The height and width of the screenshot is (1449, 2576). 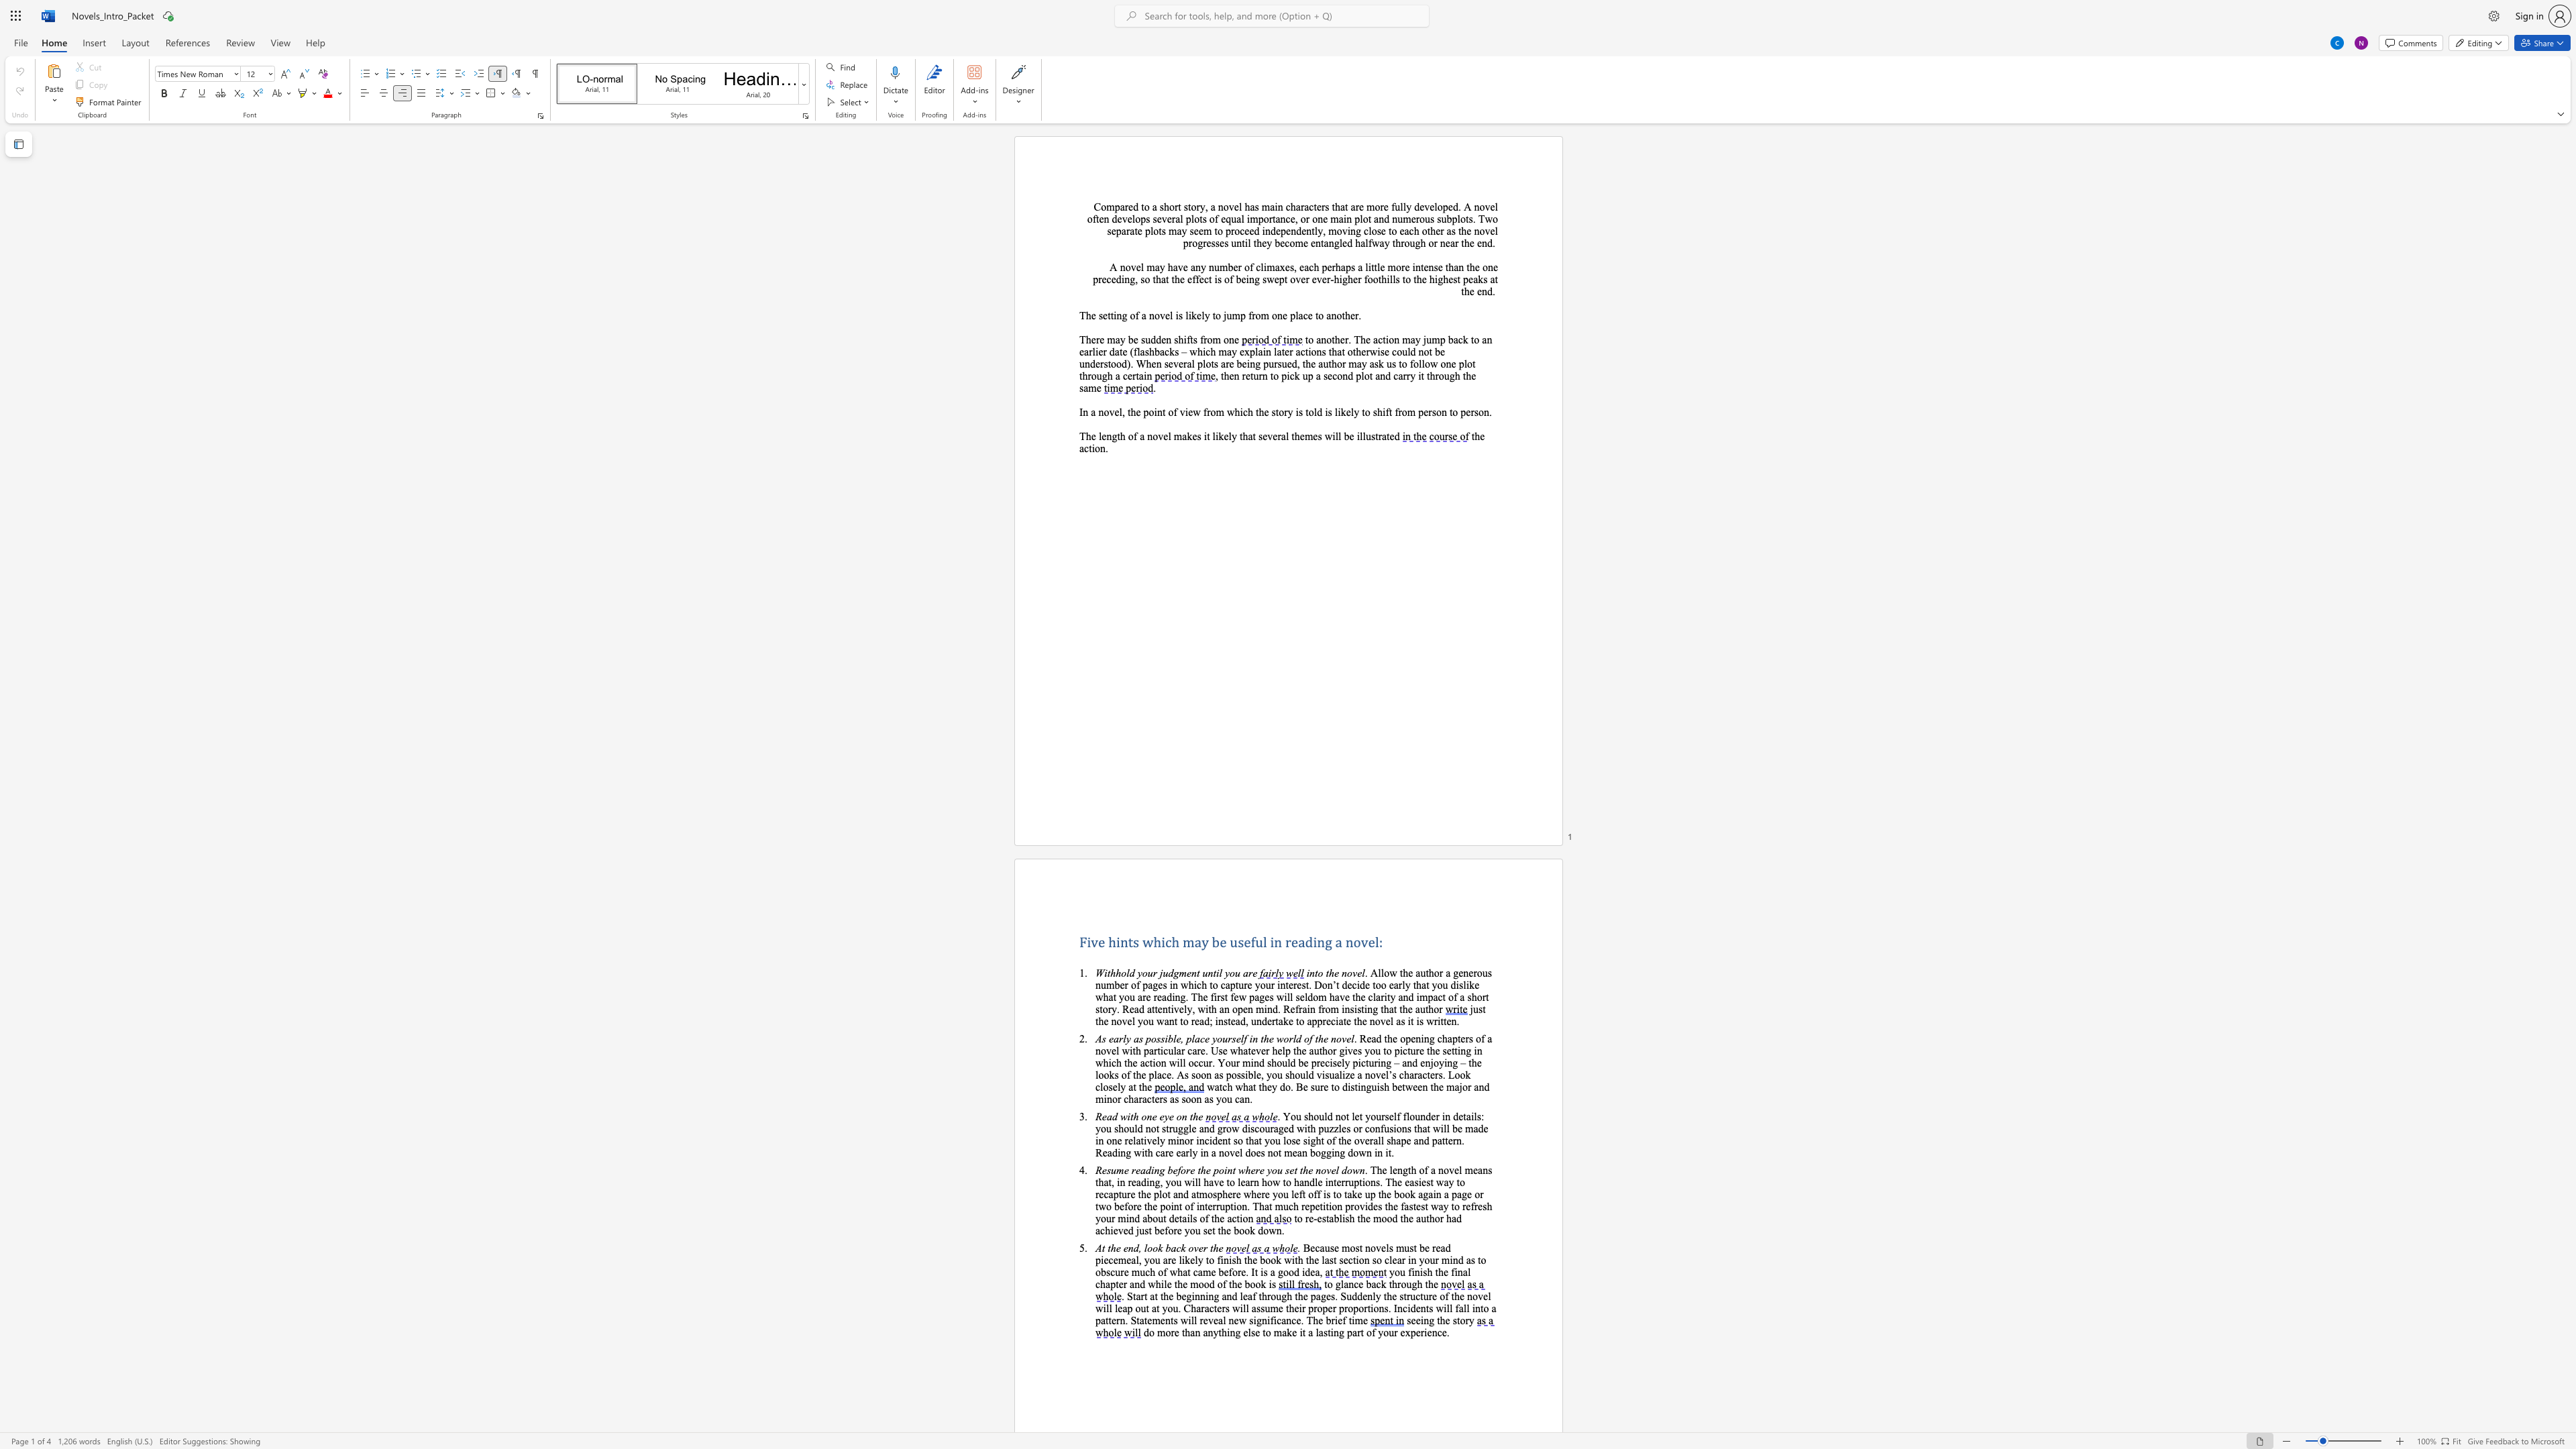 I want to click on the subset text "l themes will be ill" within the text "The length of a novel makes it likely that several themes will be illustrated", so click(x=1284, y=436).